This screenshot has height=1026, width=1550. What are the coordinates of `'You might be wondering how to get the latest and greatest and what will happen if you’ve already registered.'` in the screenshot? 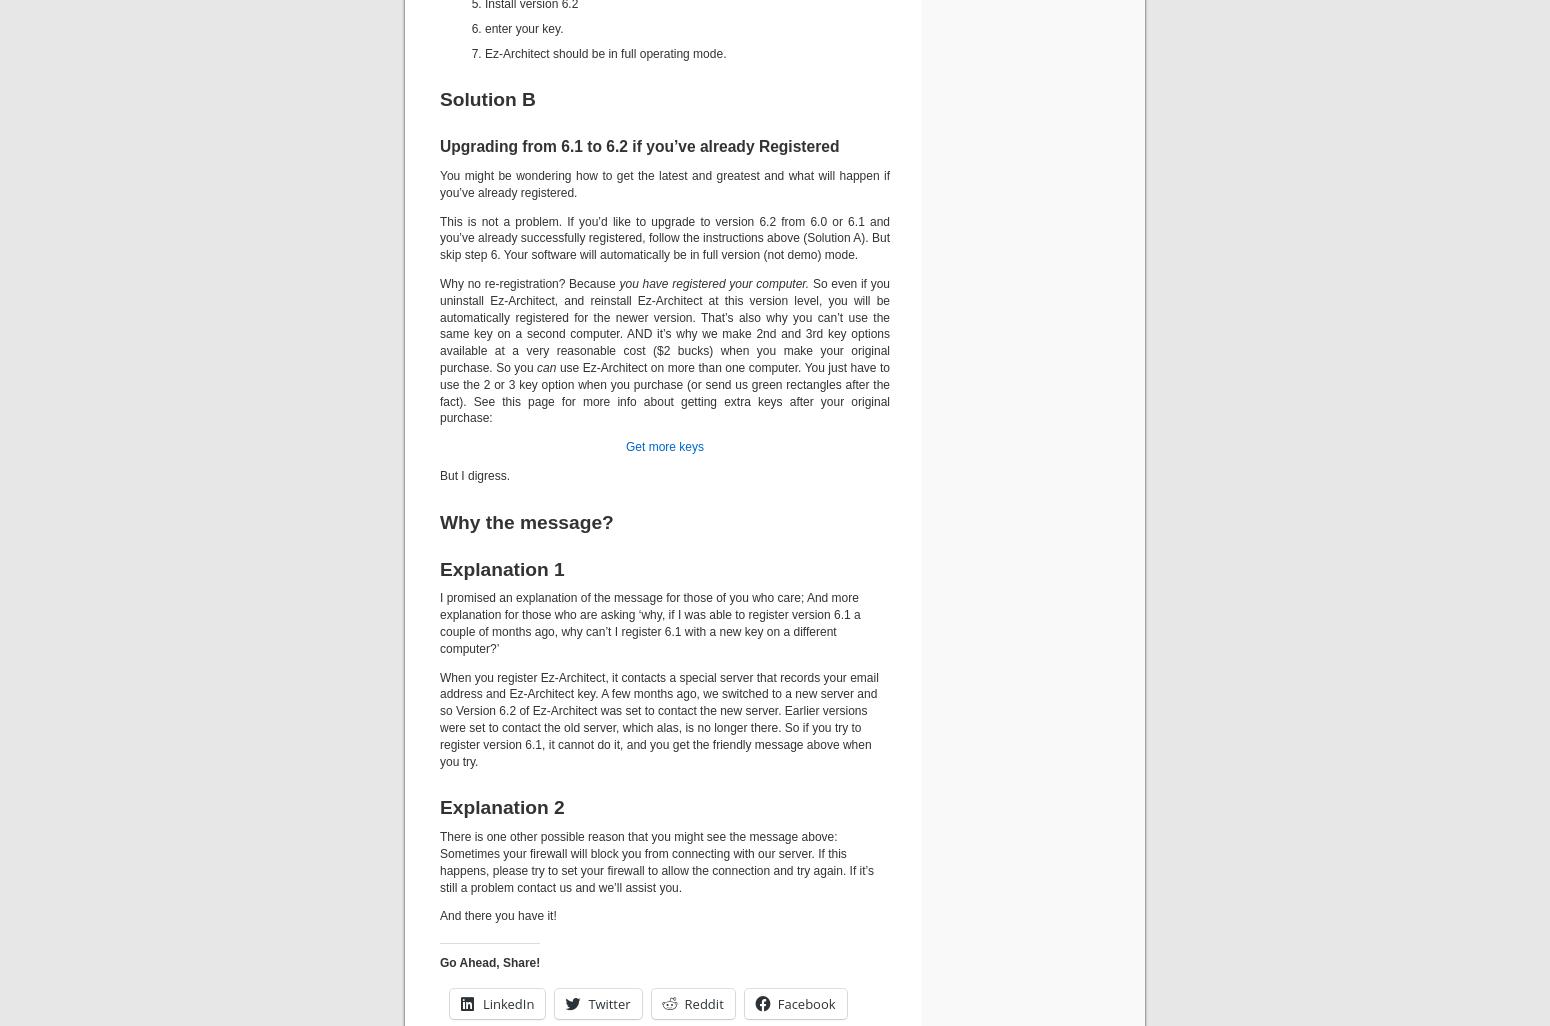 It's located at (663, 182).